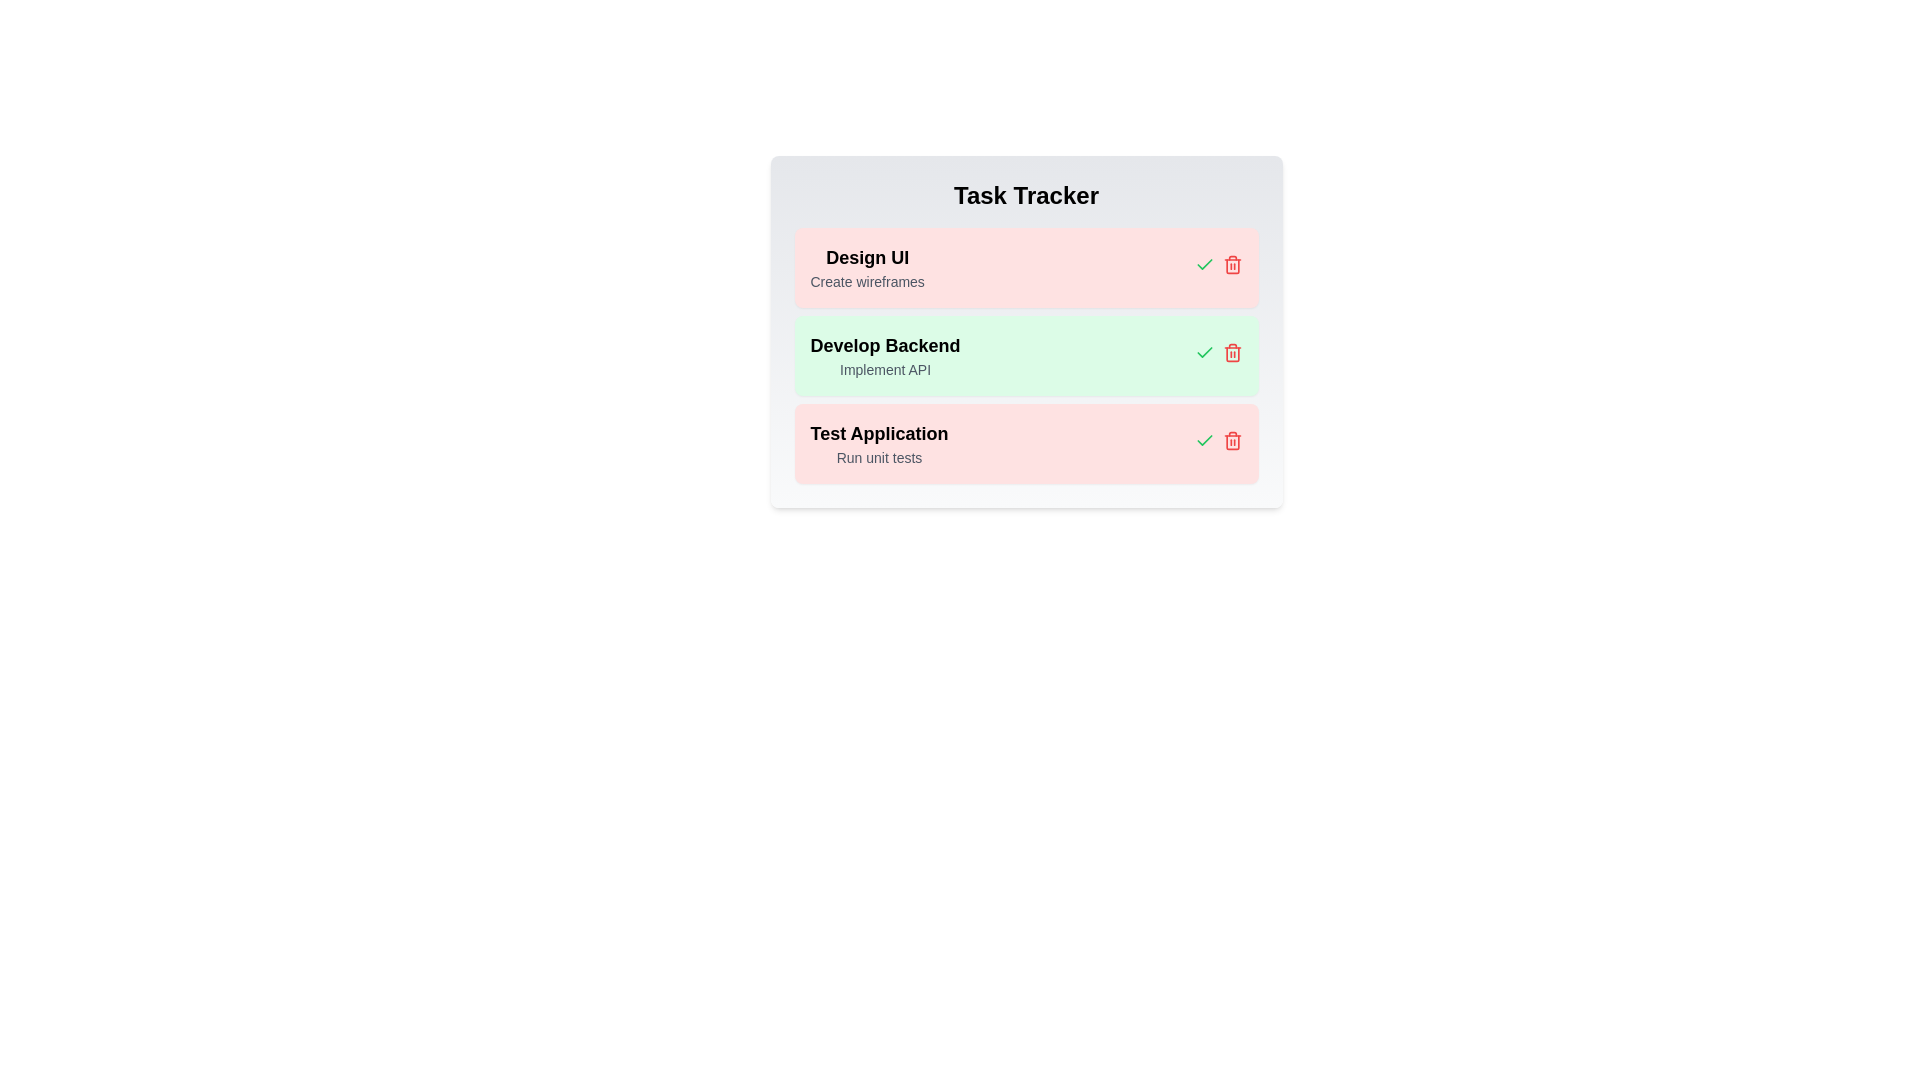 The width and height of the screenshot is (1920, 1080). What do you see at coordinates (1231, 439) in the screenshot?
I see `the task identified by its name Test Application` at bounding box center [1231, 439].